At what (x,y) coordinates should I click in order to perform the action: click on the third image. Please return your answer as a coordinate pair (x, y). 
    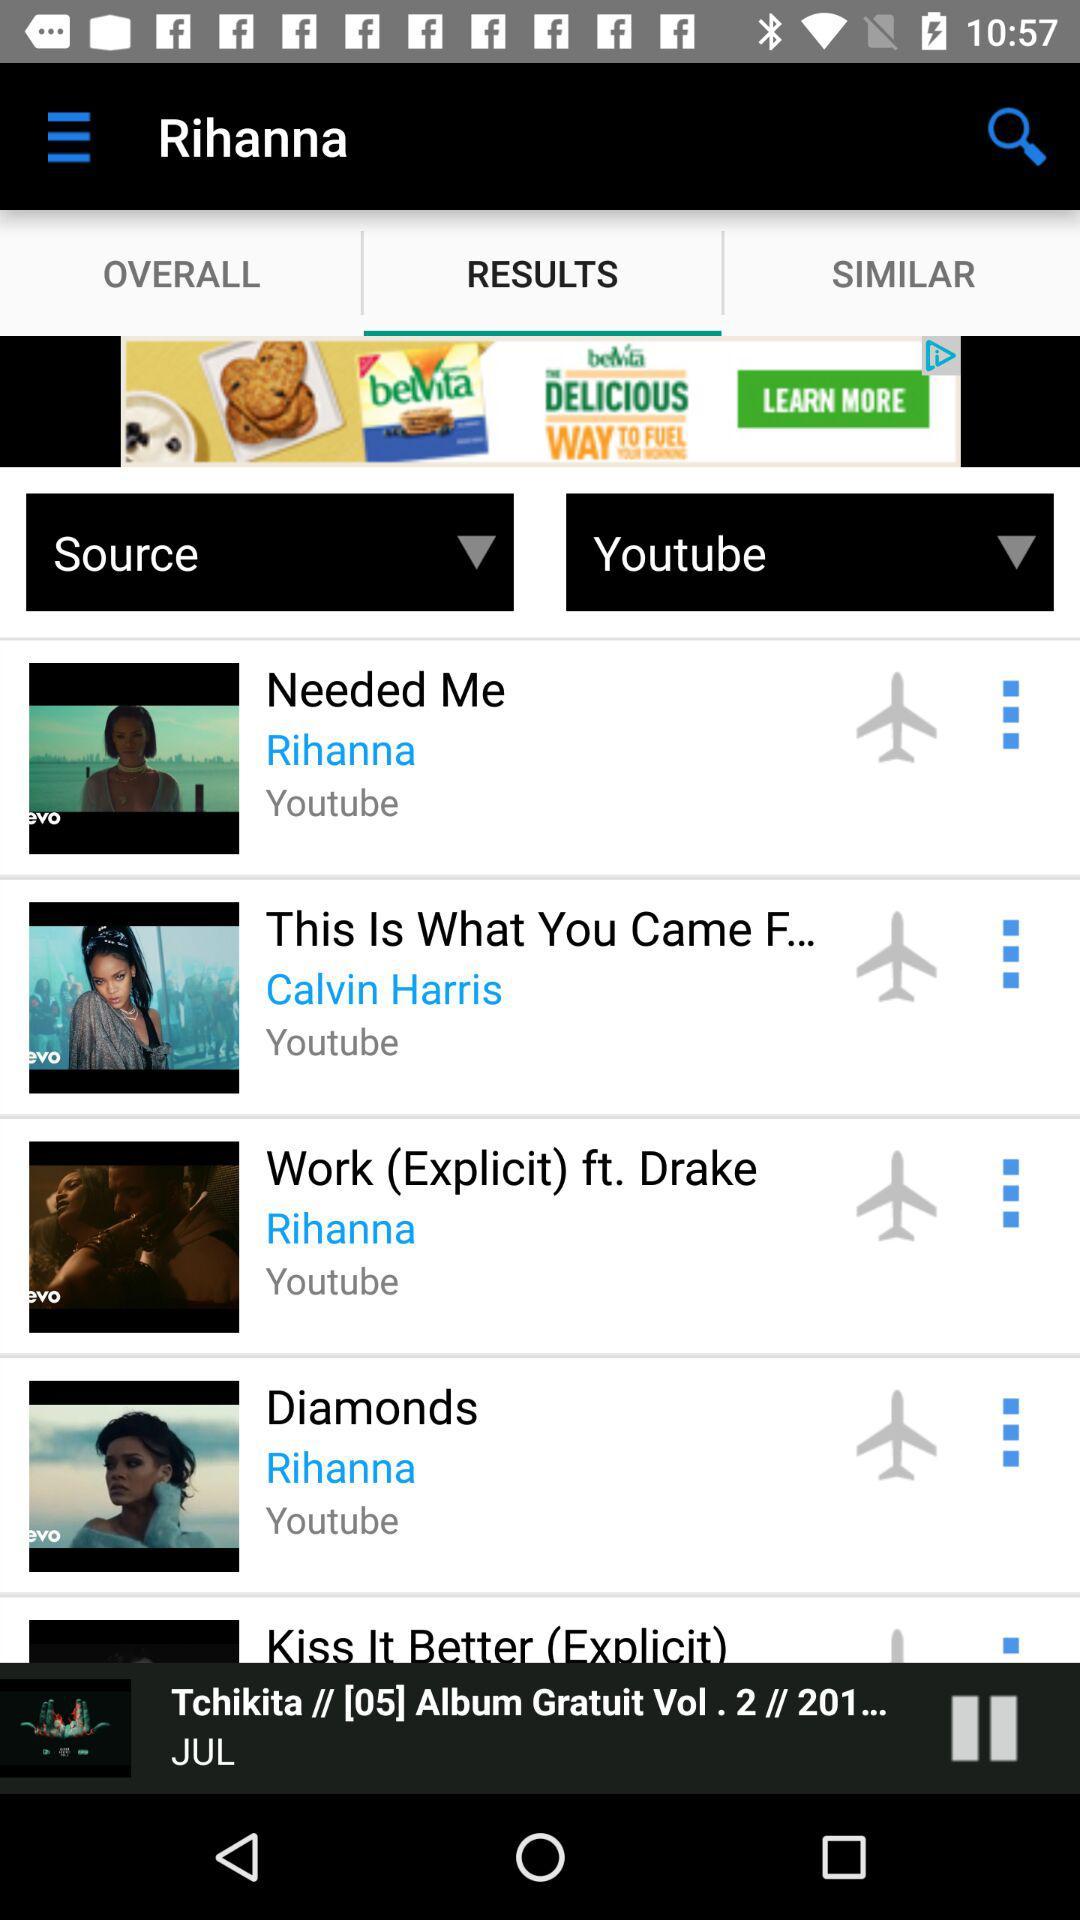
    Looking at the image, I should click on (134, 1236).